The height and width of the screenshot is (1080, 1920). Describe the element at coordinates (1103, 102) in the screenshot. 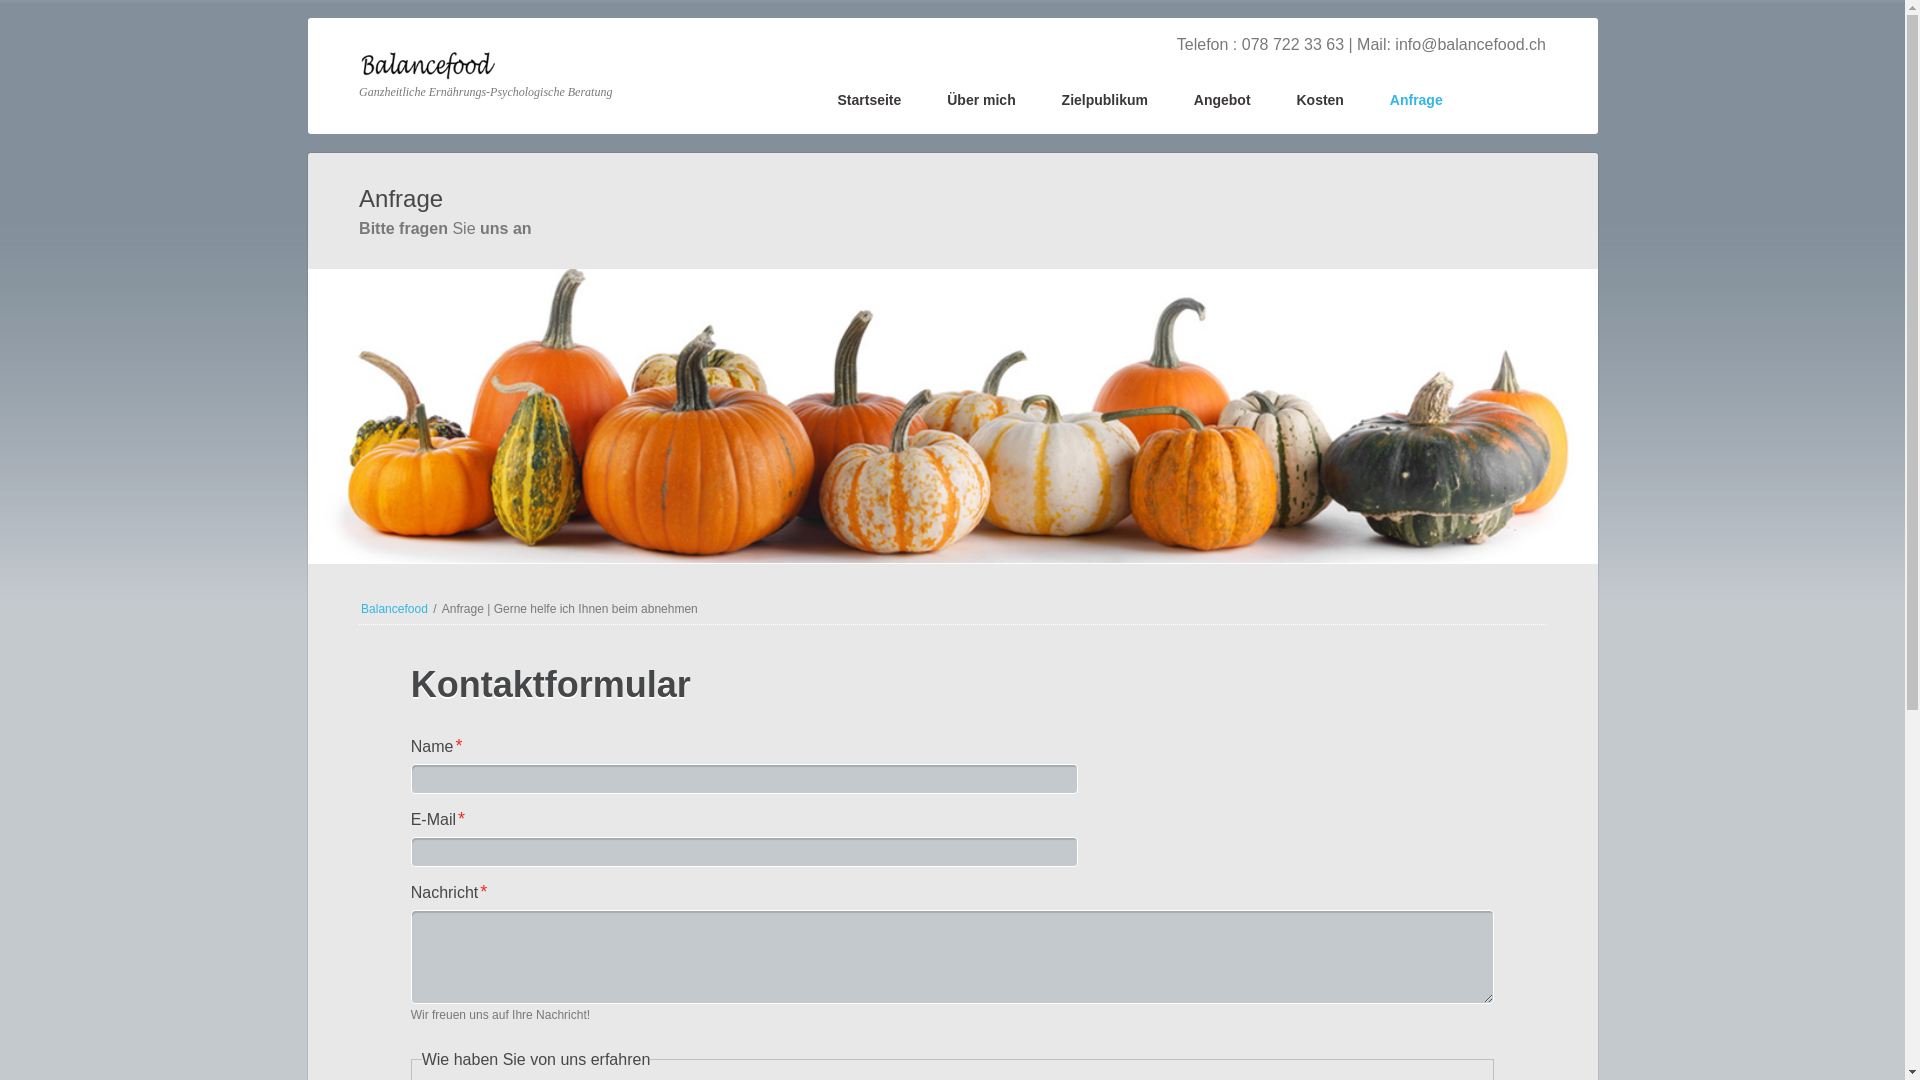

I see `'Zielpublikum'` at that location.